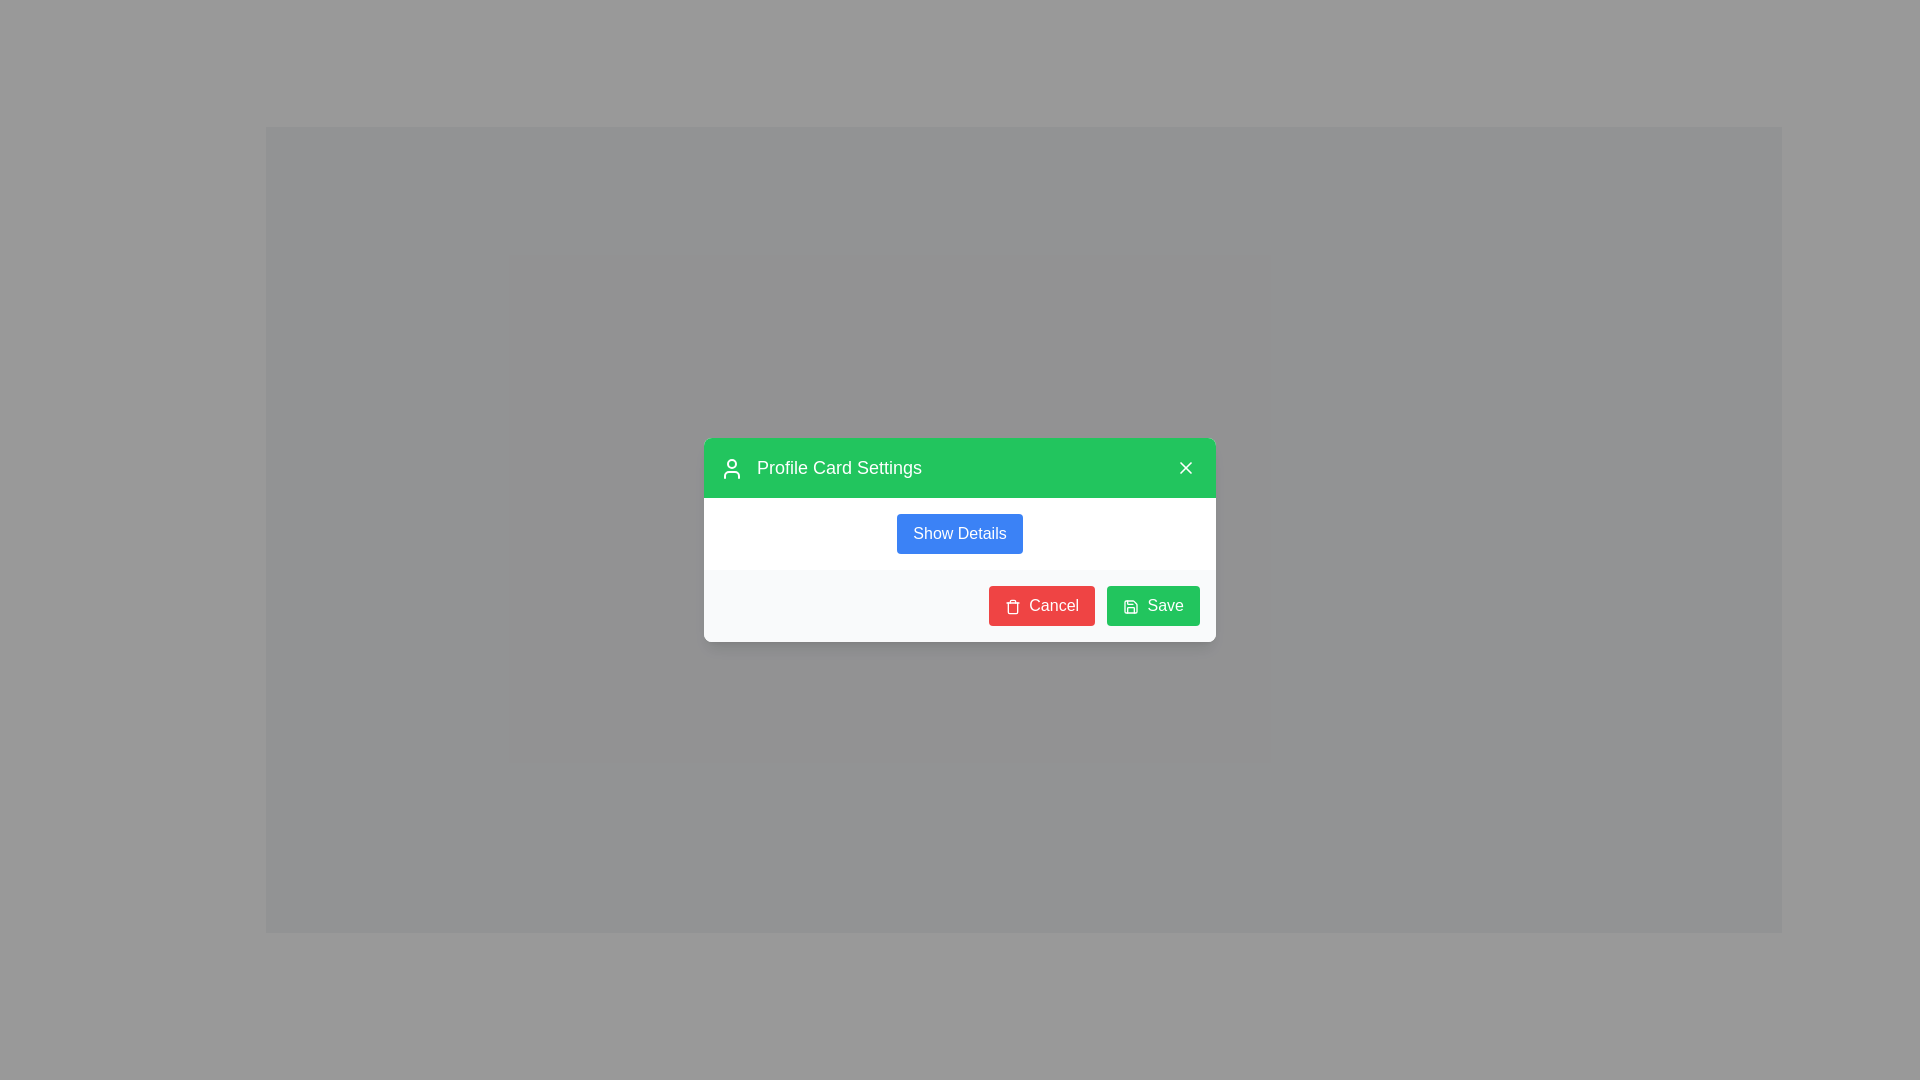 Image resolution: width=1920 pixels, height=1080 pixels. Describe the element at coordinates (1185, 467) in the screenshot. I see `the close button` at that location.